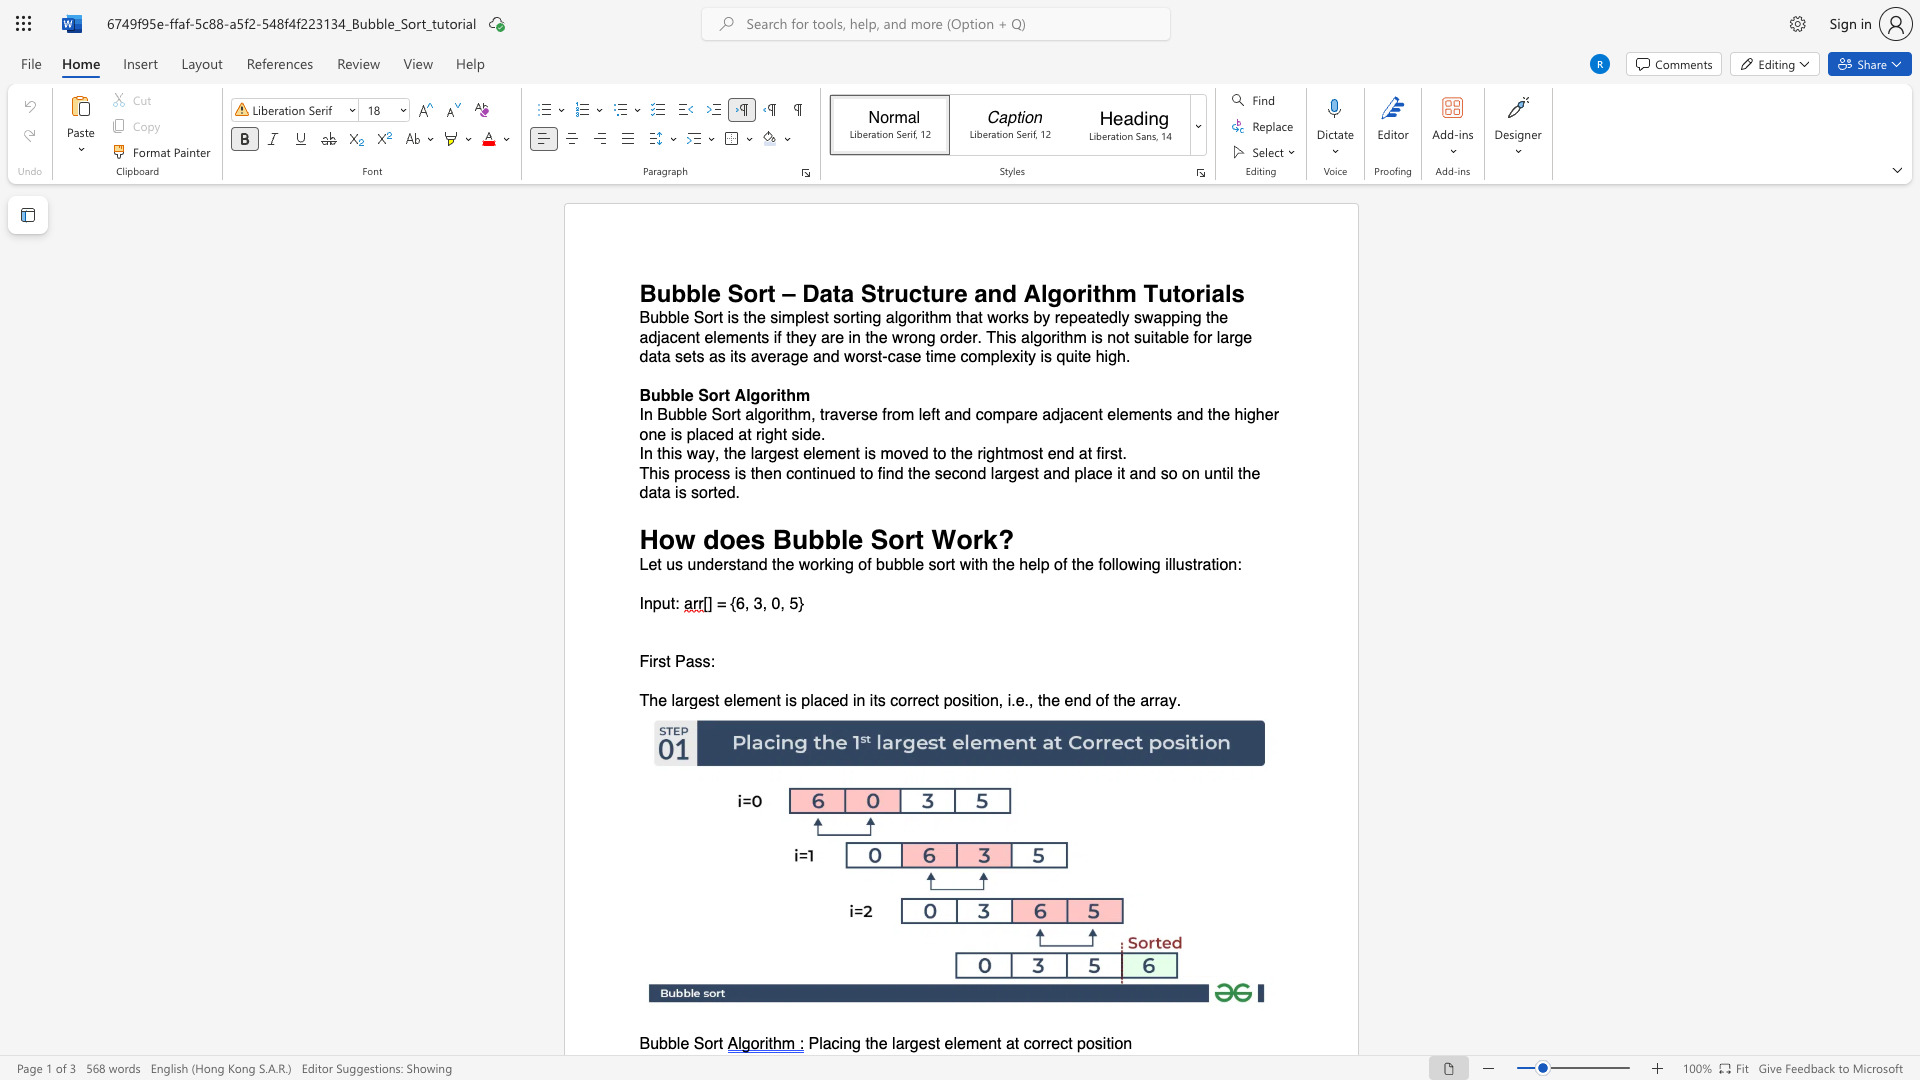 This screenshot has width=1920, height=1080. I want to click on the subset text "rt" within the text "Bubble Sort", so click(713, 1043).